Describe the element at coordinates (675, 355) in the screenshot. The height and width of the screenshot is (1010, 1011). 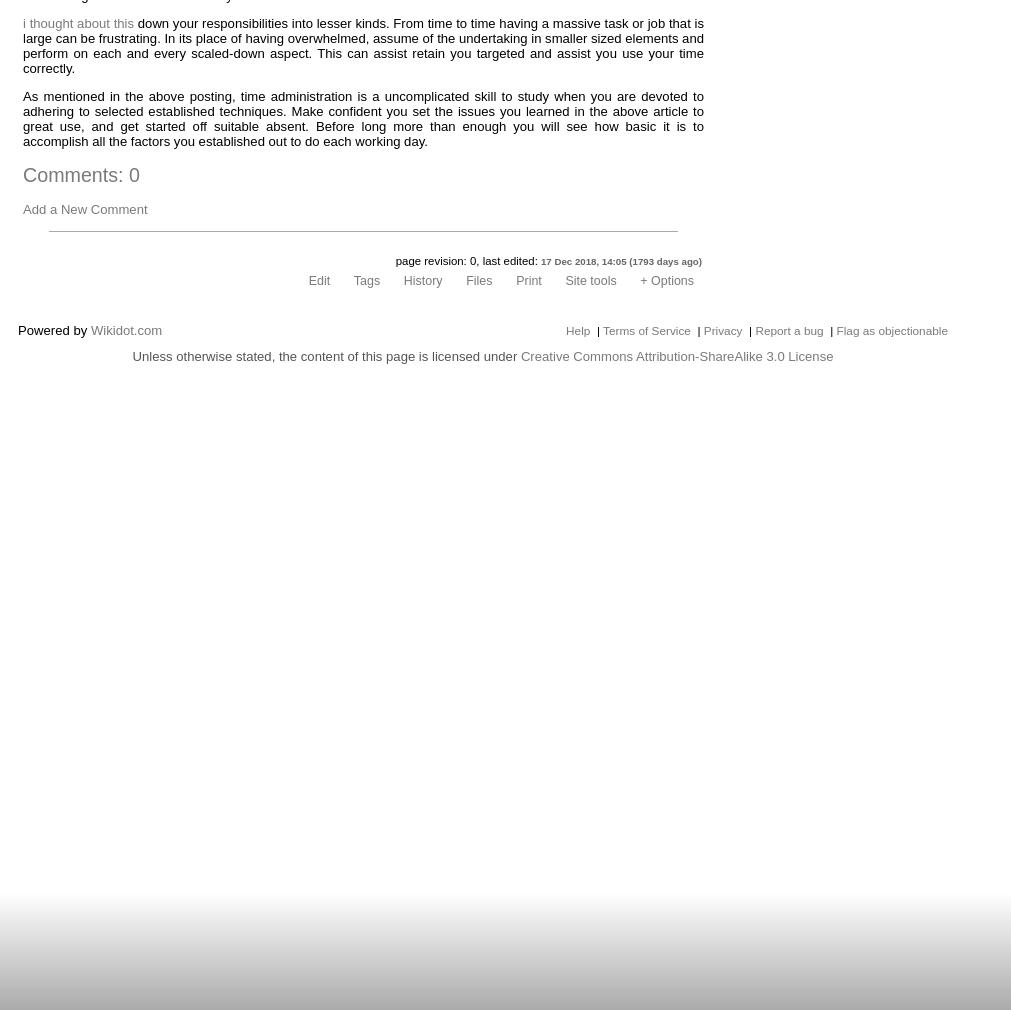
I see `'Creative Commons Attribution-ShareAlike 3.0 License'` at that location.